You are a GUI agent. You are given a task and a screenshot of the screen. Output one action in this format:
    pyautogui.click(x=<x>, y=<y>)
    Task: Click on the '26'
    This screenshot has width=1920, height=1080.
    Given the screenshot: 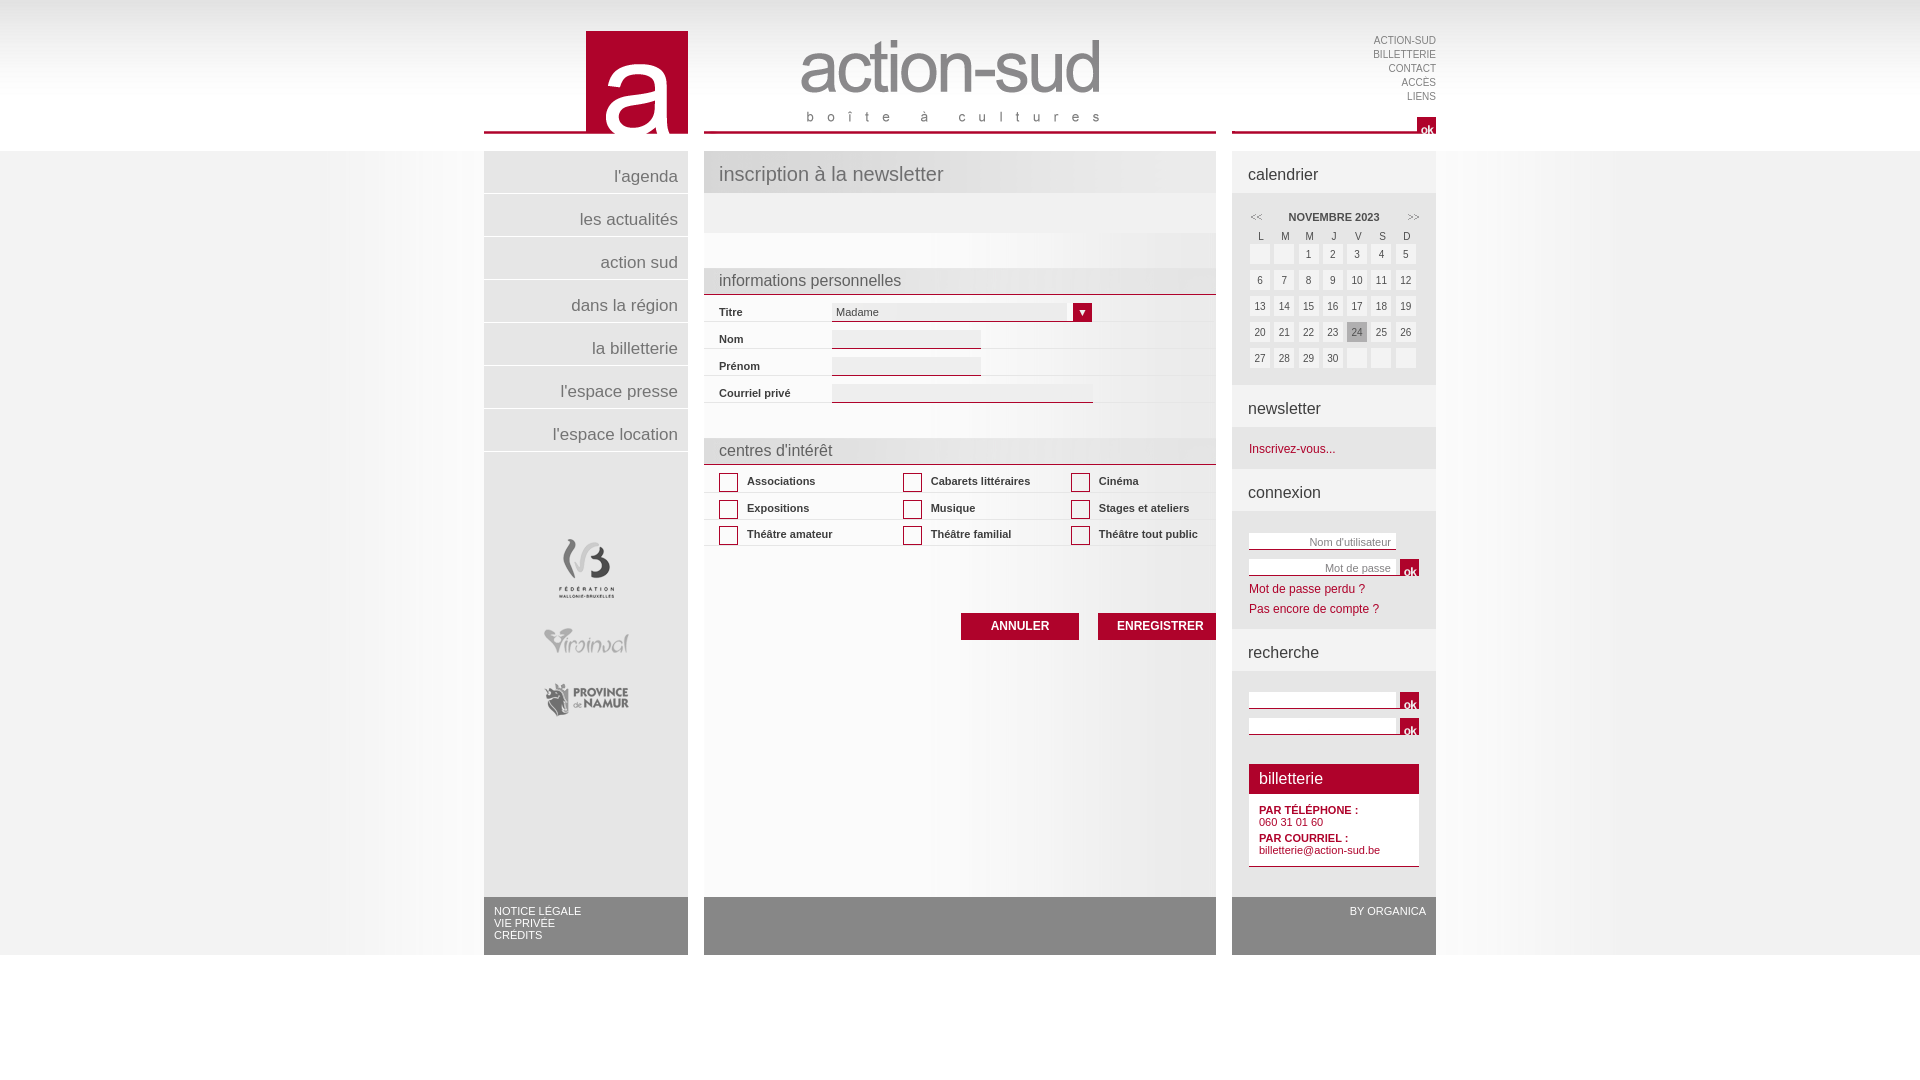 What is the action you would take?
    pyautogui.click(x=1395, y=330)
    